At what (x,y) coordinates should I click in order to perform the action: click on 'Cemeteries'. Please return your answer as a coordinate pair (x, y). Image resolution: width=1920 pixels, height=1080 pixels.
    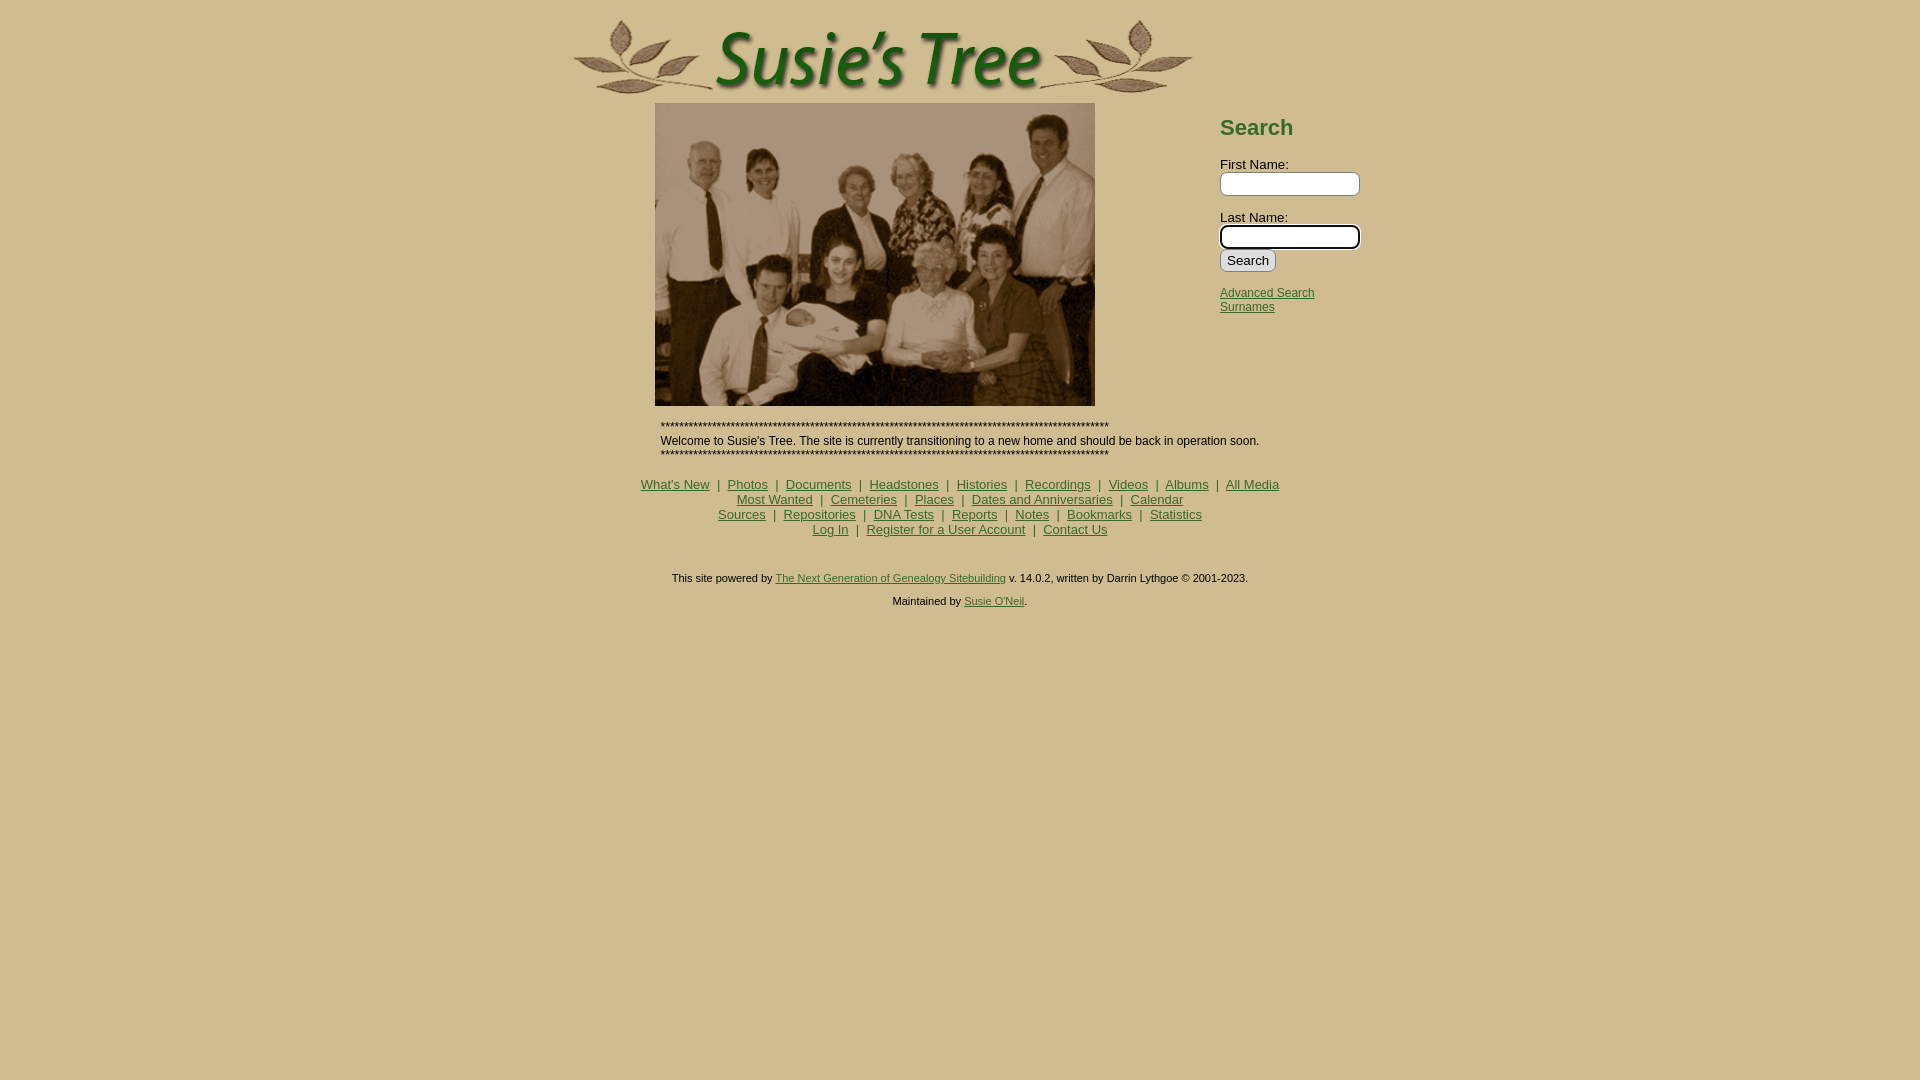
    Looking at the image, I should click on (830, 498).